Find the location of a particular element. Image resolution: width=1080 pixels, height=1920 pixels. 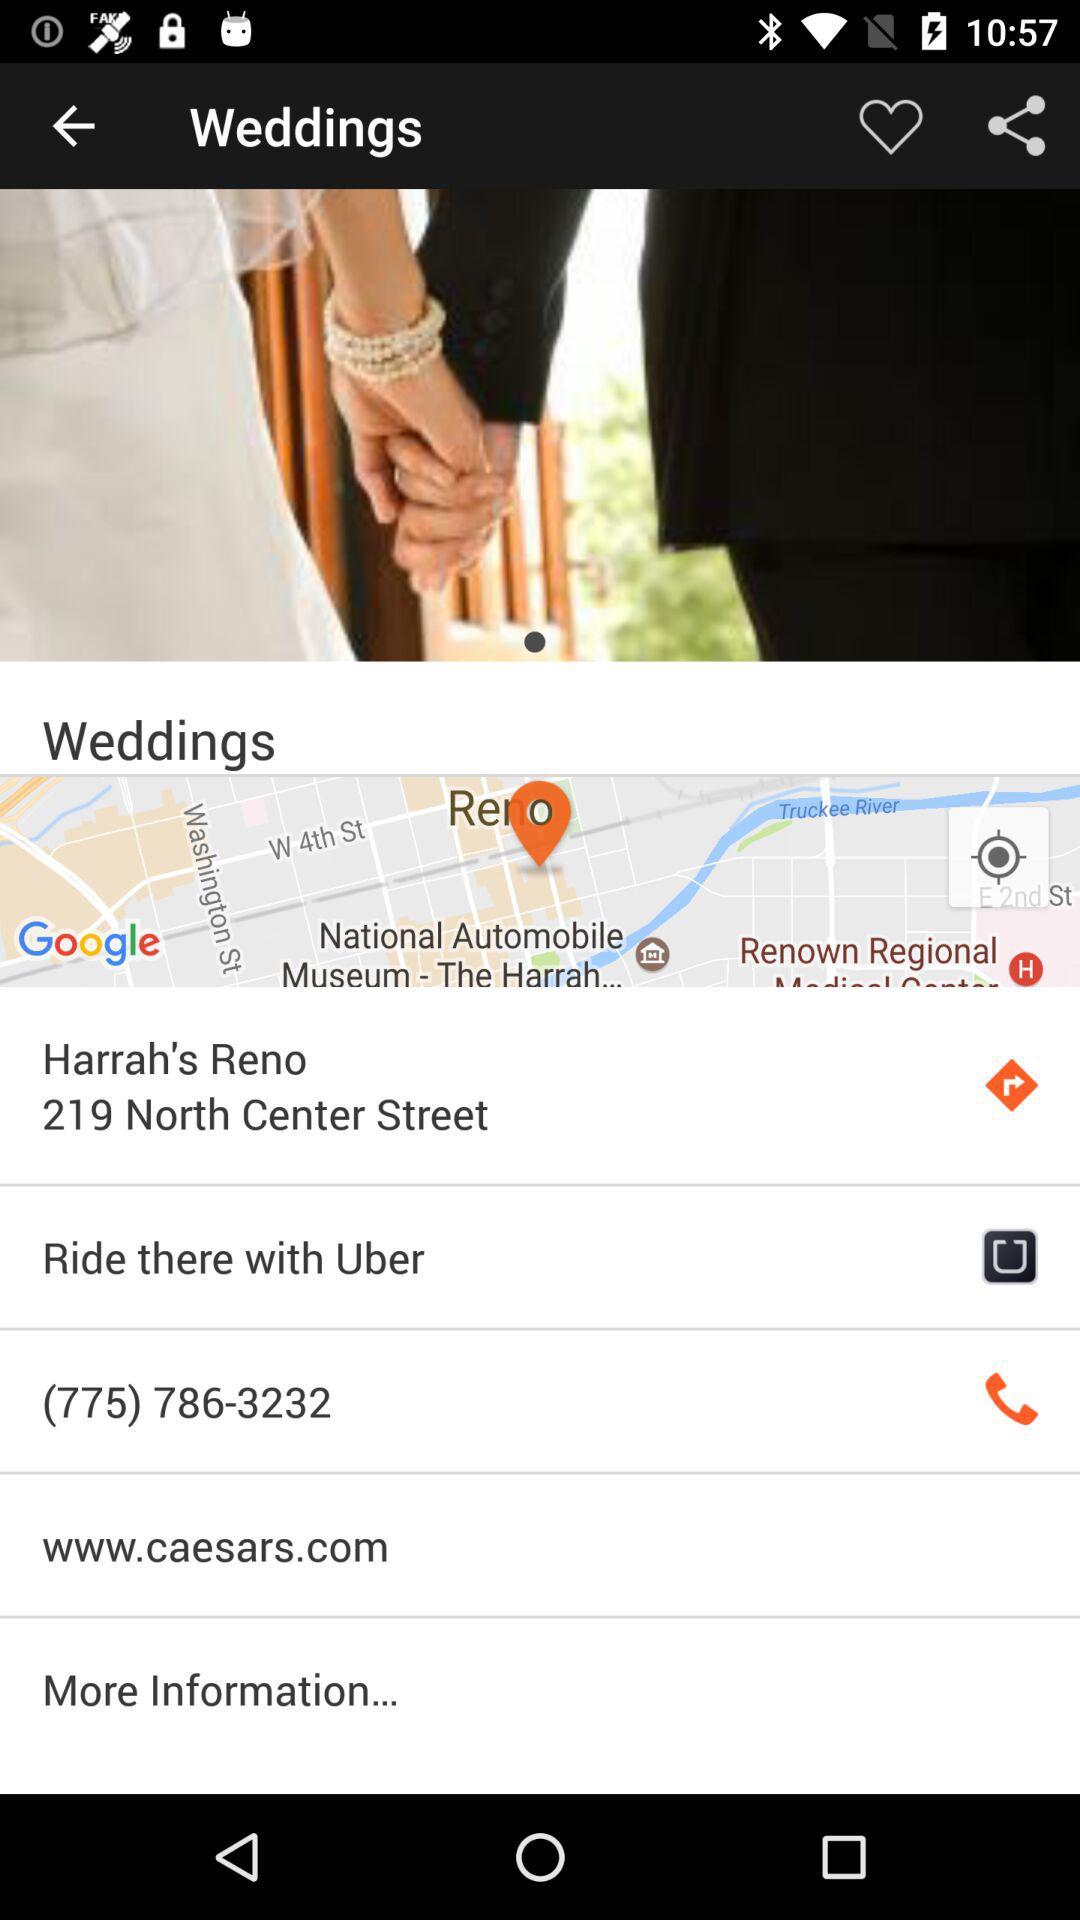

icon next to the weddings is located at coordinates (72, 124).